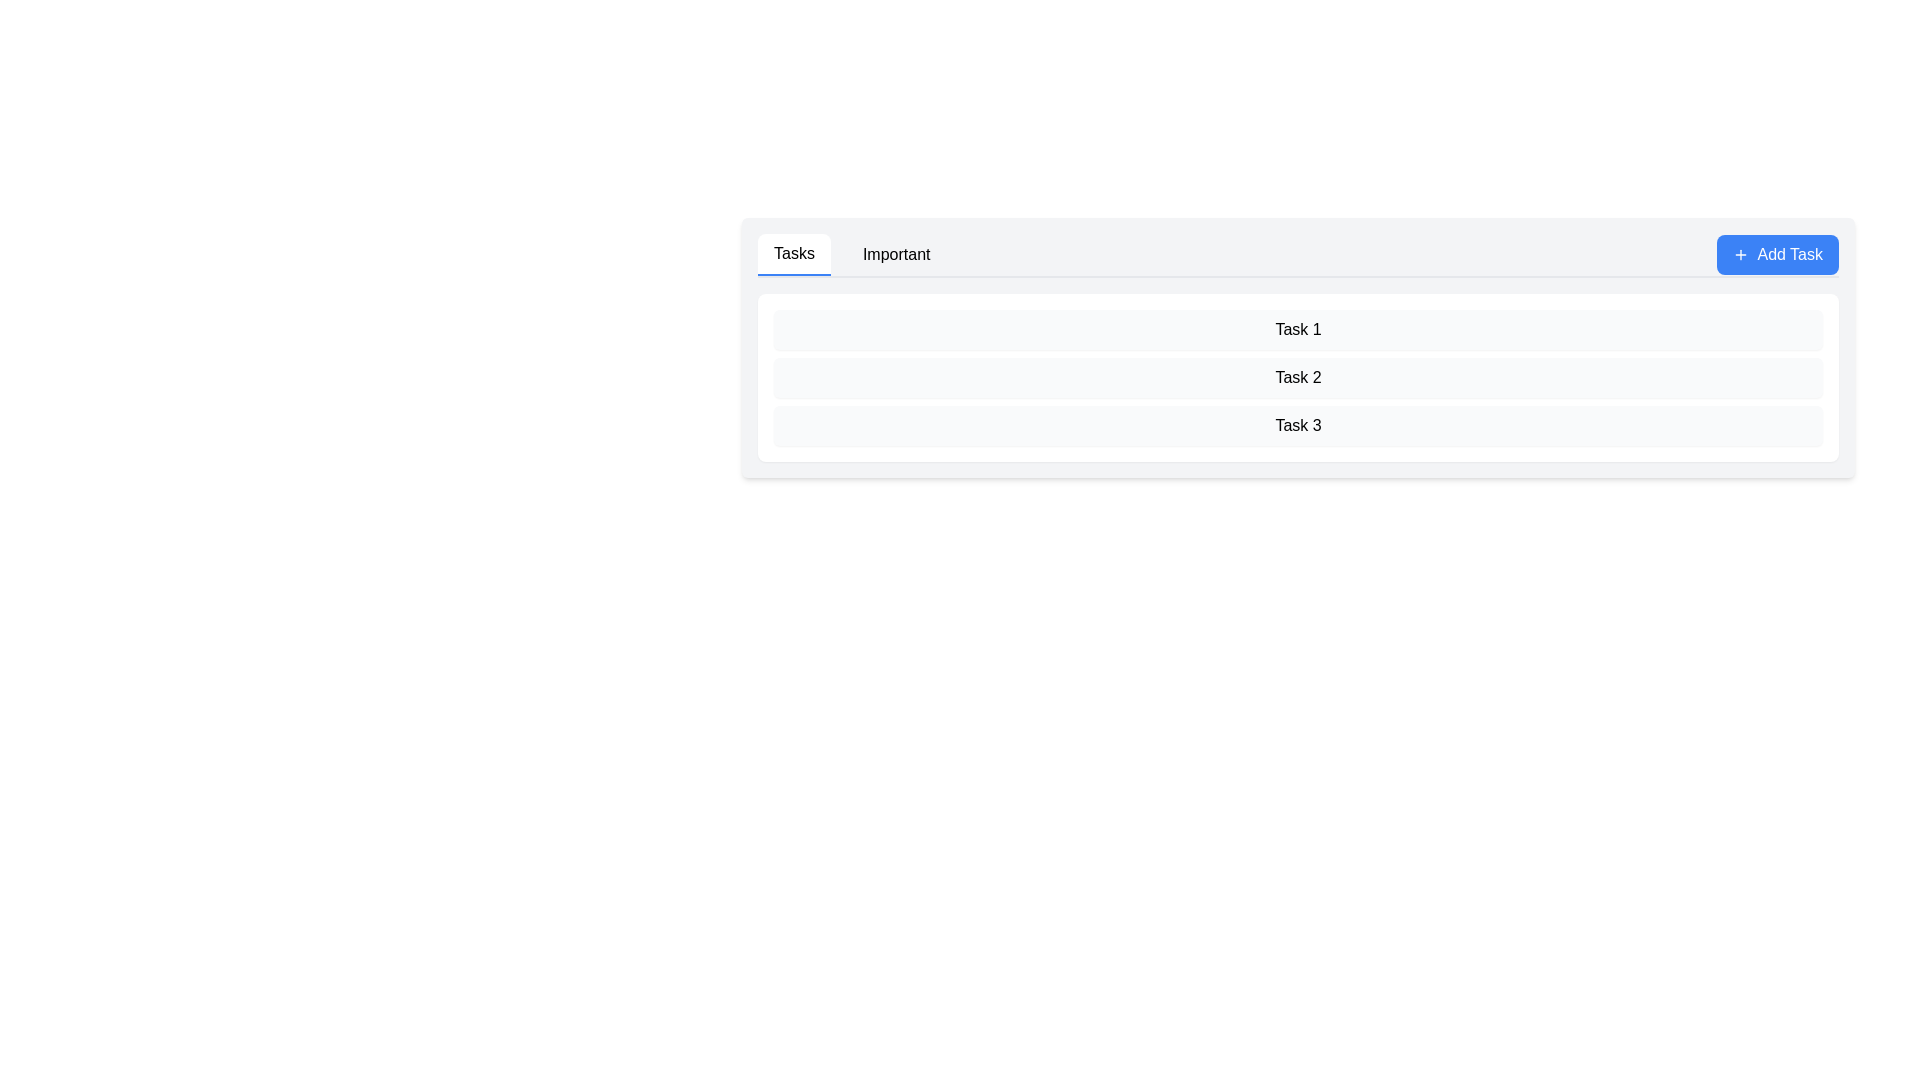 The image size is (1920, 1080). Describe the element at coordinates (852, 253) in the screenshot. I see `the 'Important' tab in the Tab navigation control to switch to its corresponding section` at that location.